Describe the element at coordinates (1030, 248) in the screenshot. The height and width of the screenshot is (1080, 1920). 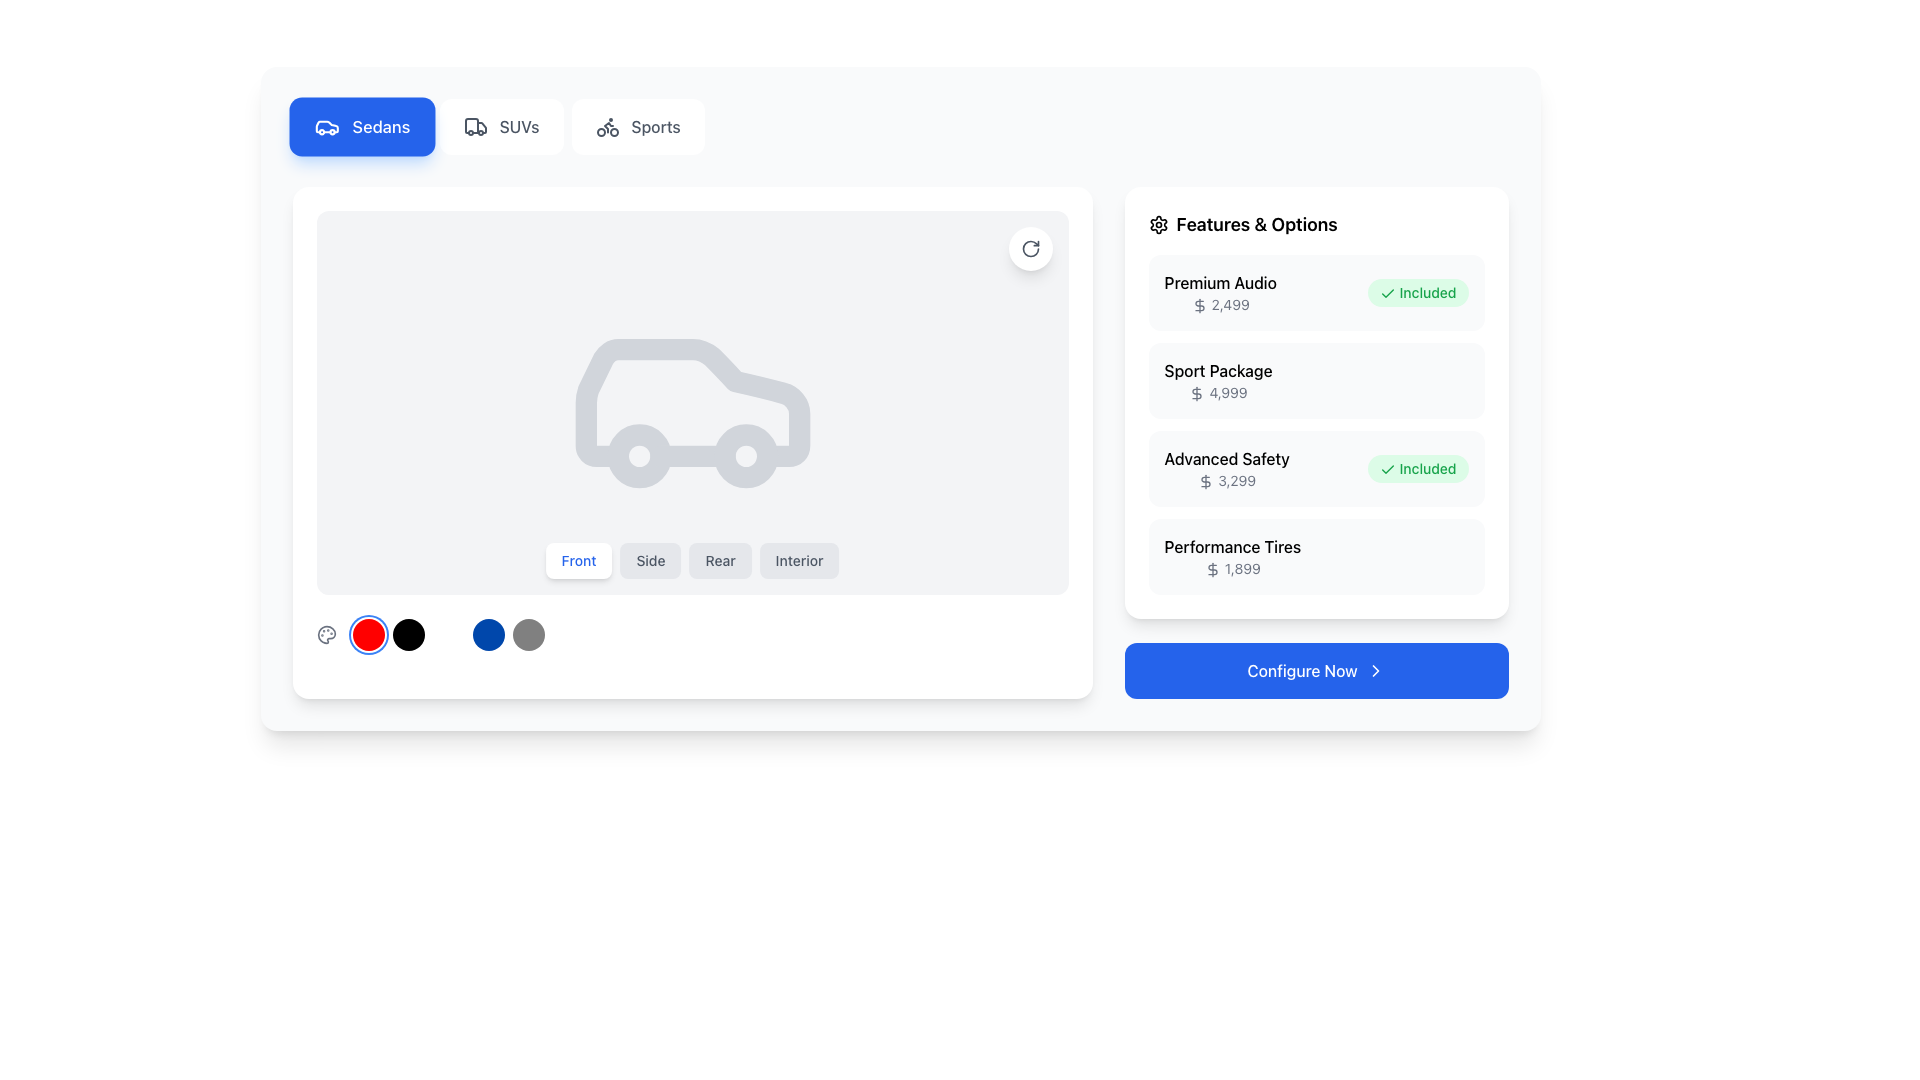
I see `the circular button with a white background and a gray outline featuring a clockwise rotation arrow icon in its center to reset` at that location.